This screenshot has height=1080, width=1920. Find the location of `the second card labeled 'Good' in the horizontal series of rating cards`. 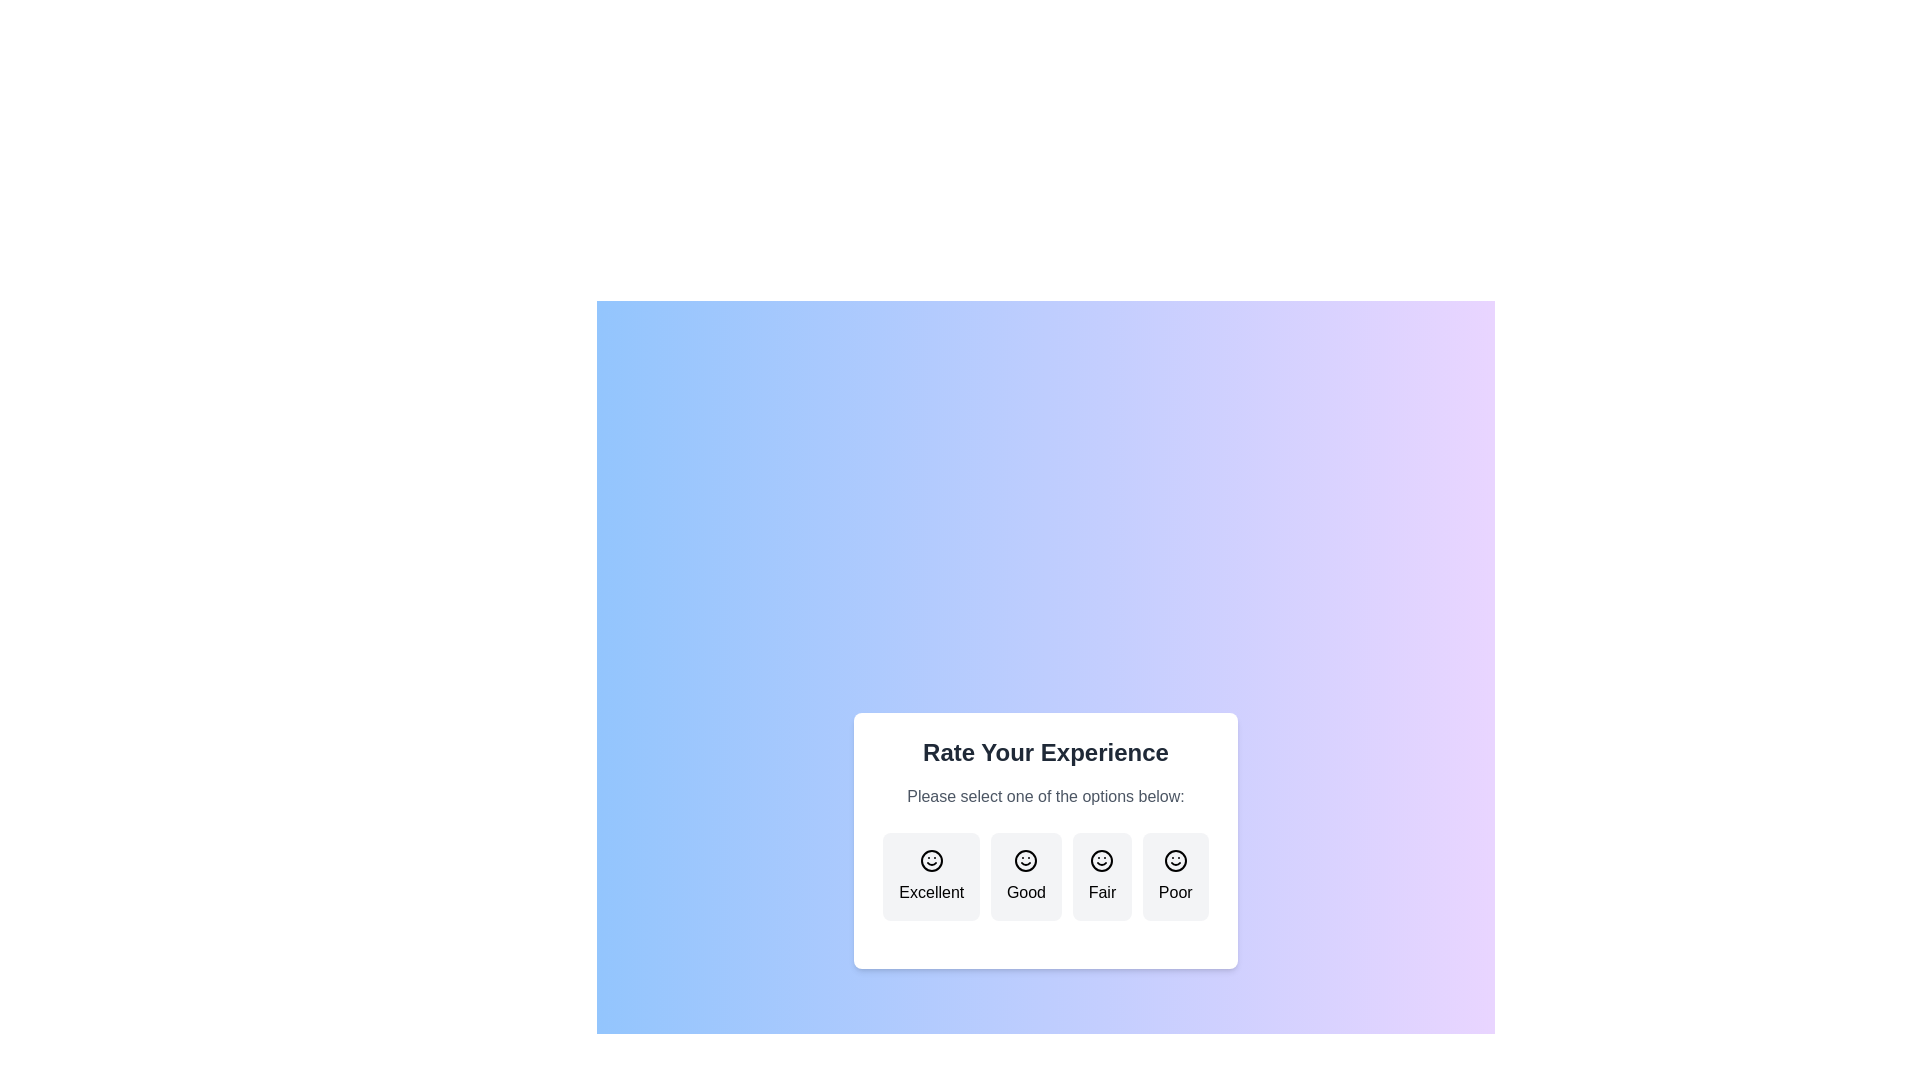

the second card labeled 'Good' in the horizontal series of rating cards is located at coordinates (1026, 875).